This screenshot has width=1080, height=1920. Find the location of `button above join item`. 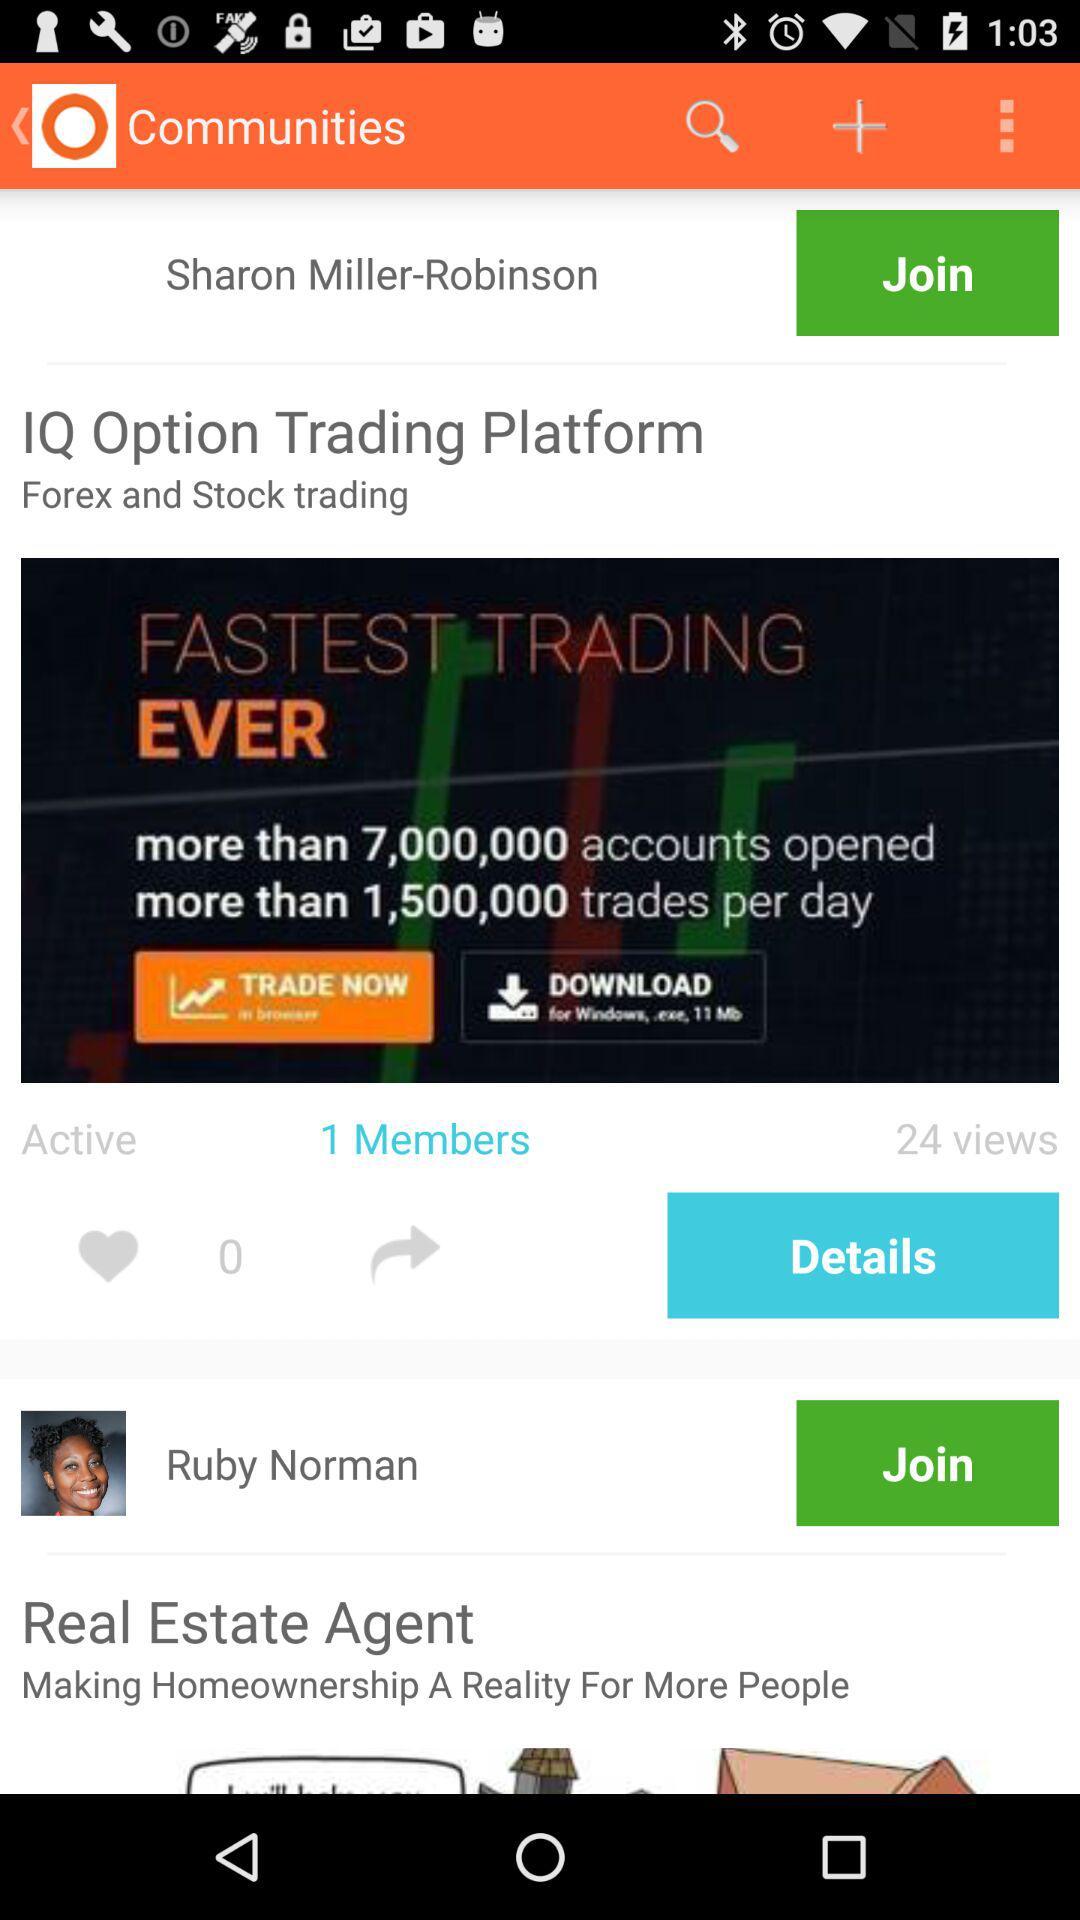

button above join item is located at coordinates (711, 124).